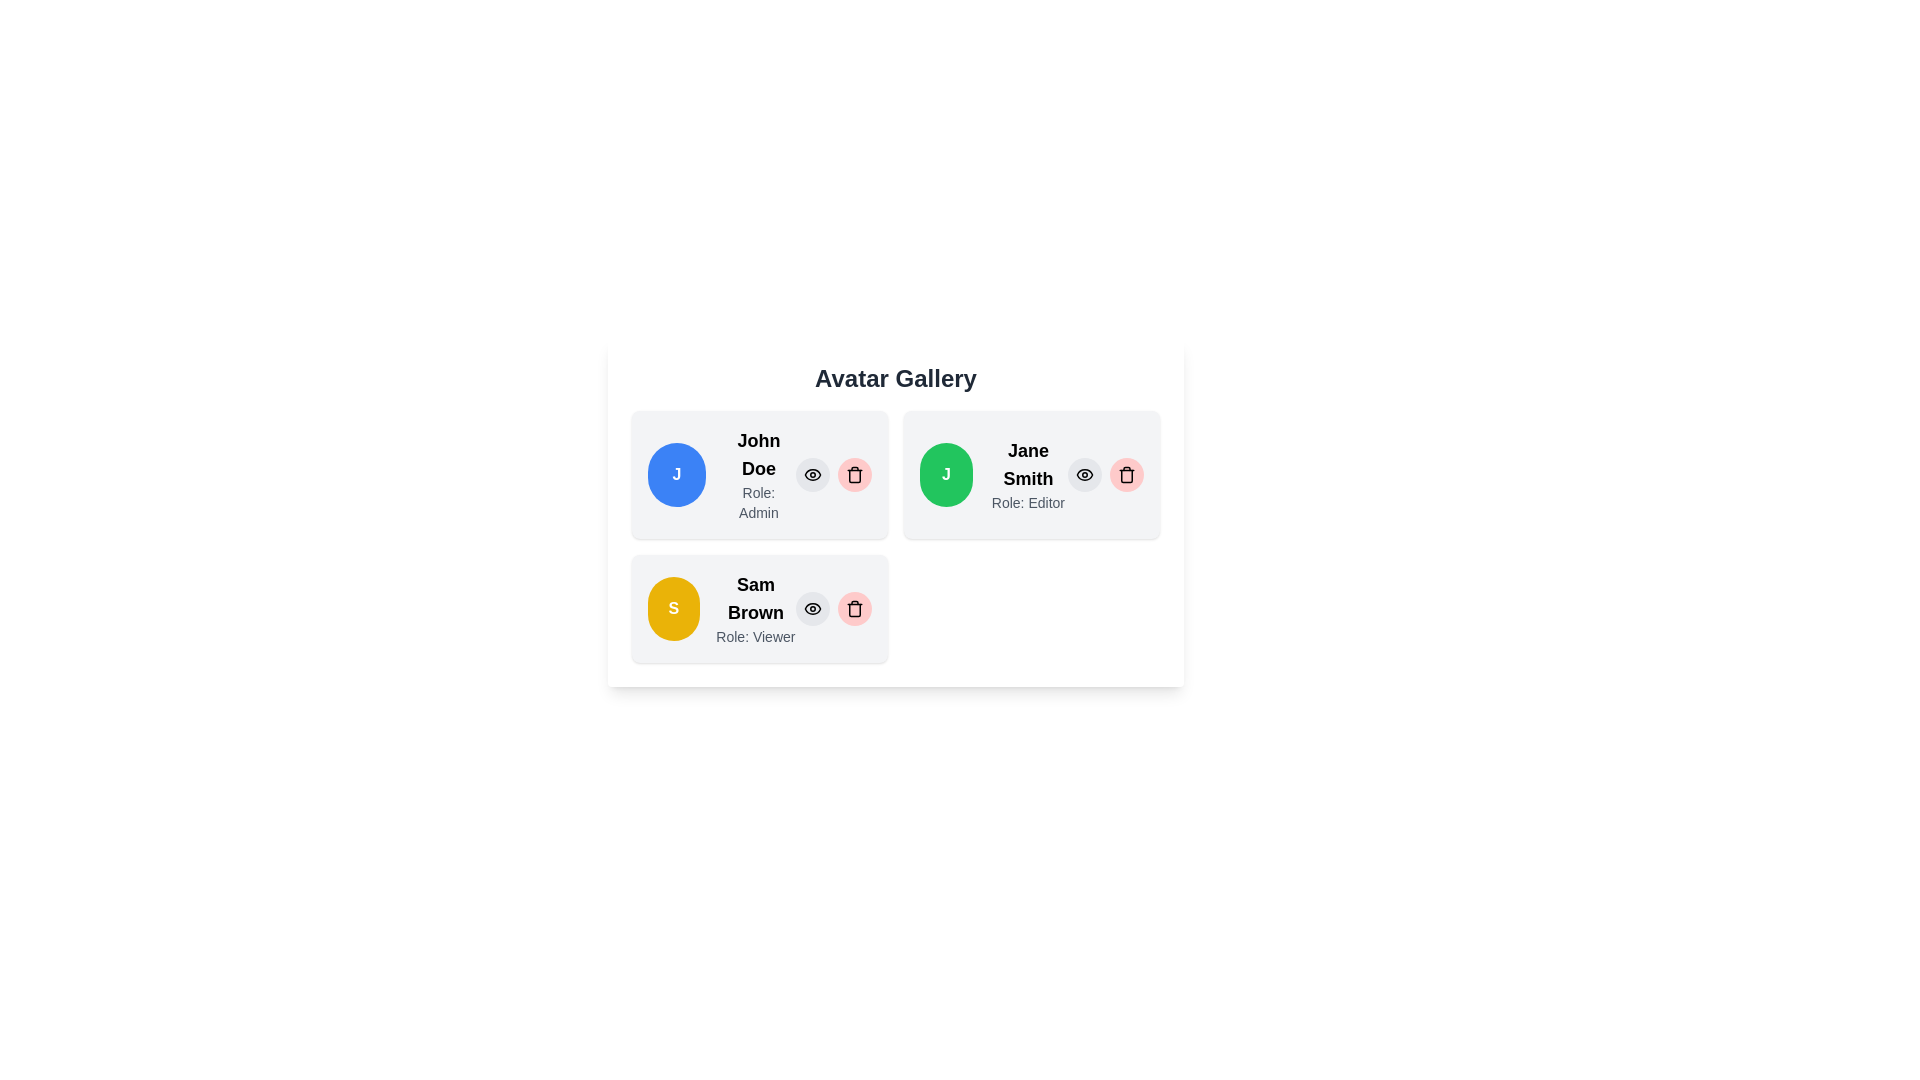 The width and height of the screenshot is (1920, 1080). What do you see at coordinates (1083, 474) in the screenshot?
I see `the button that toggles the visibility of details associated with 'Jane Smith'` at bounding box center [1083, 474].